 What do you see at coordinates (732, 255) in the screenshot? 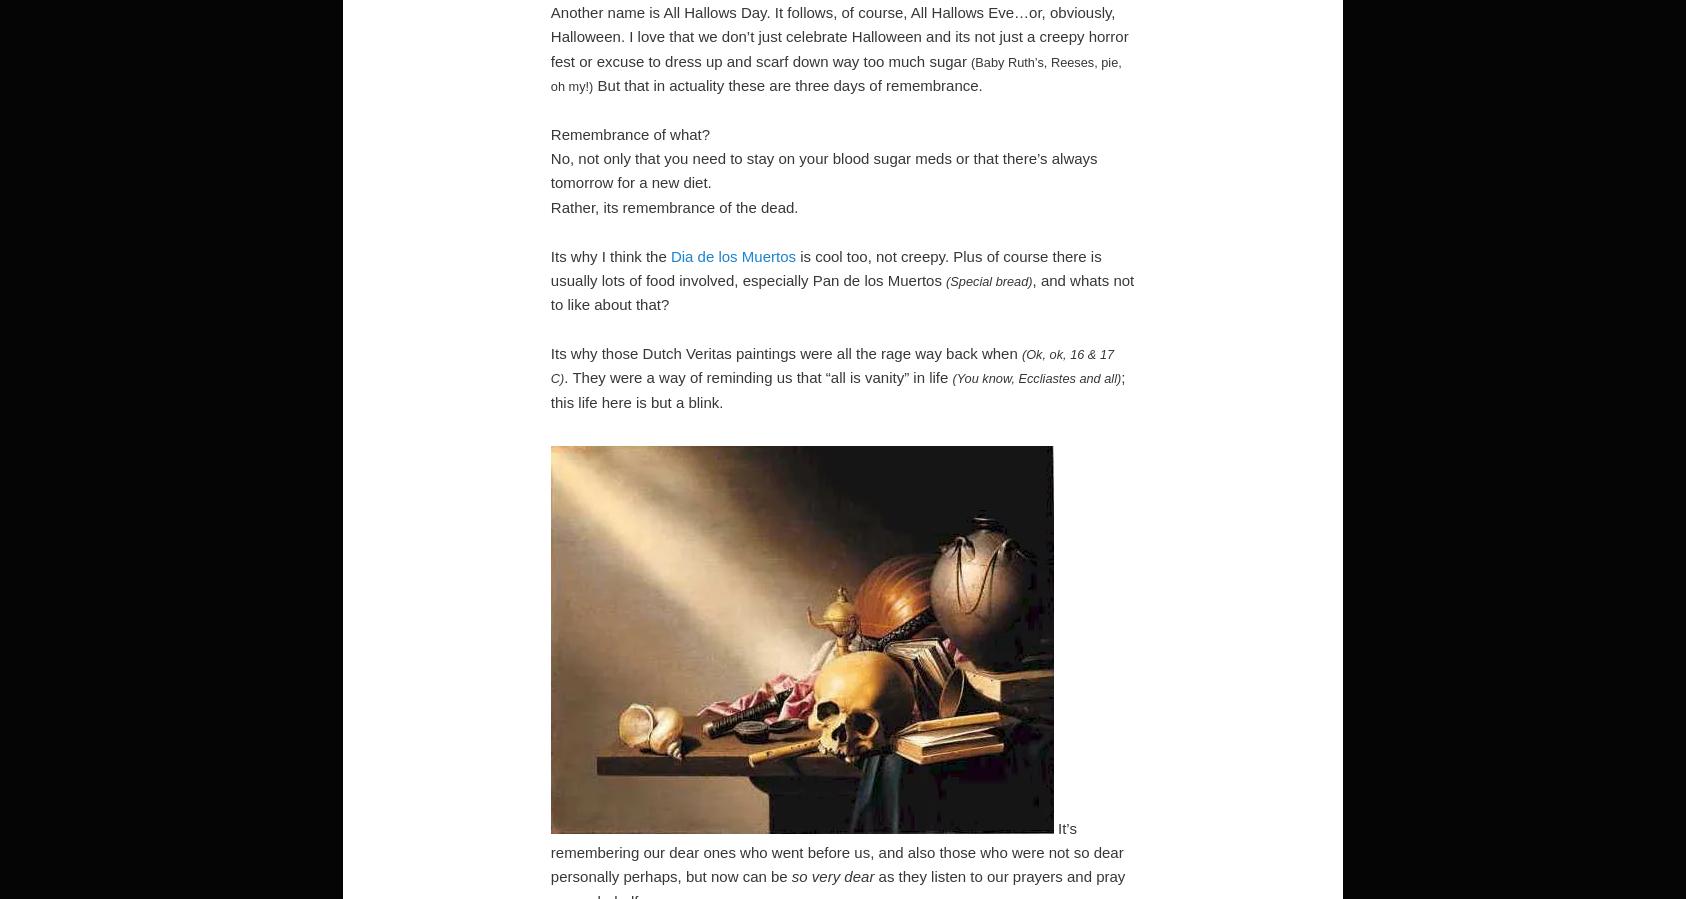
I see `'Dia de los Muertos'` at bounding box center [732, 255].